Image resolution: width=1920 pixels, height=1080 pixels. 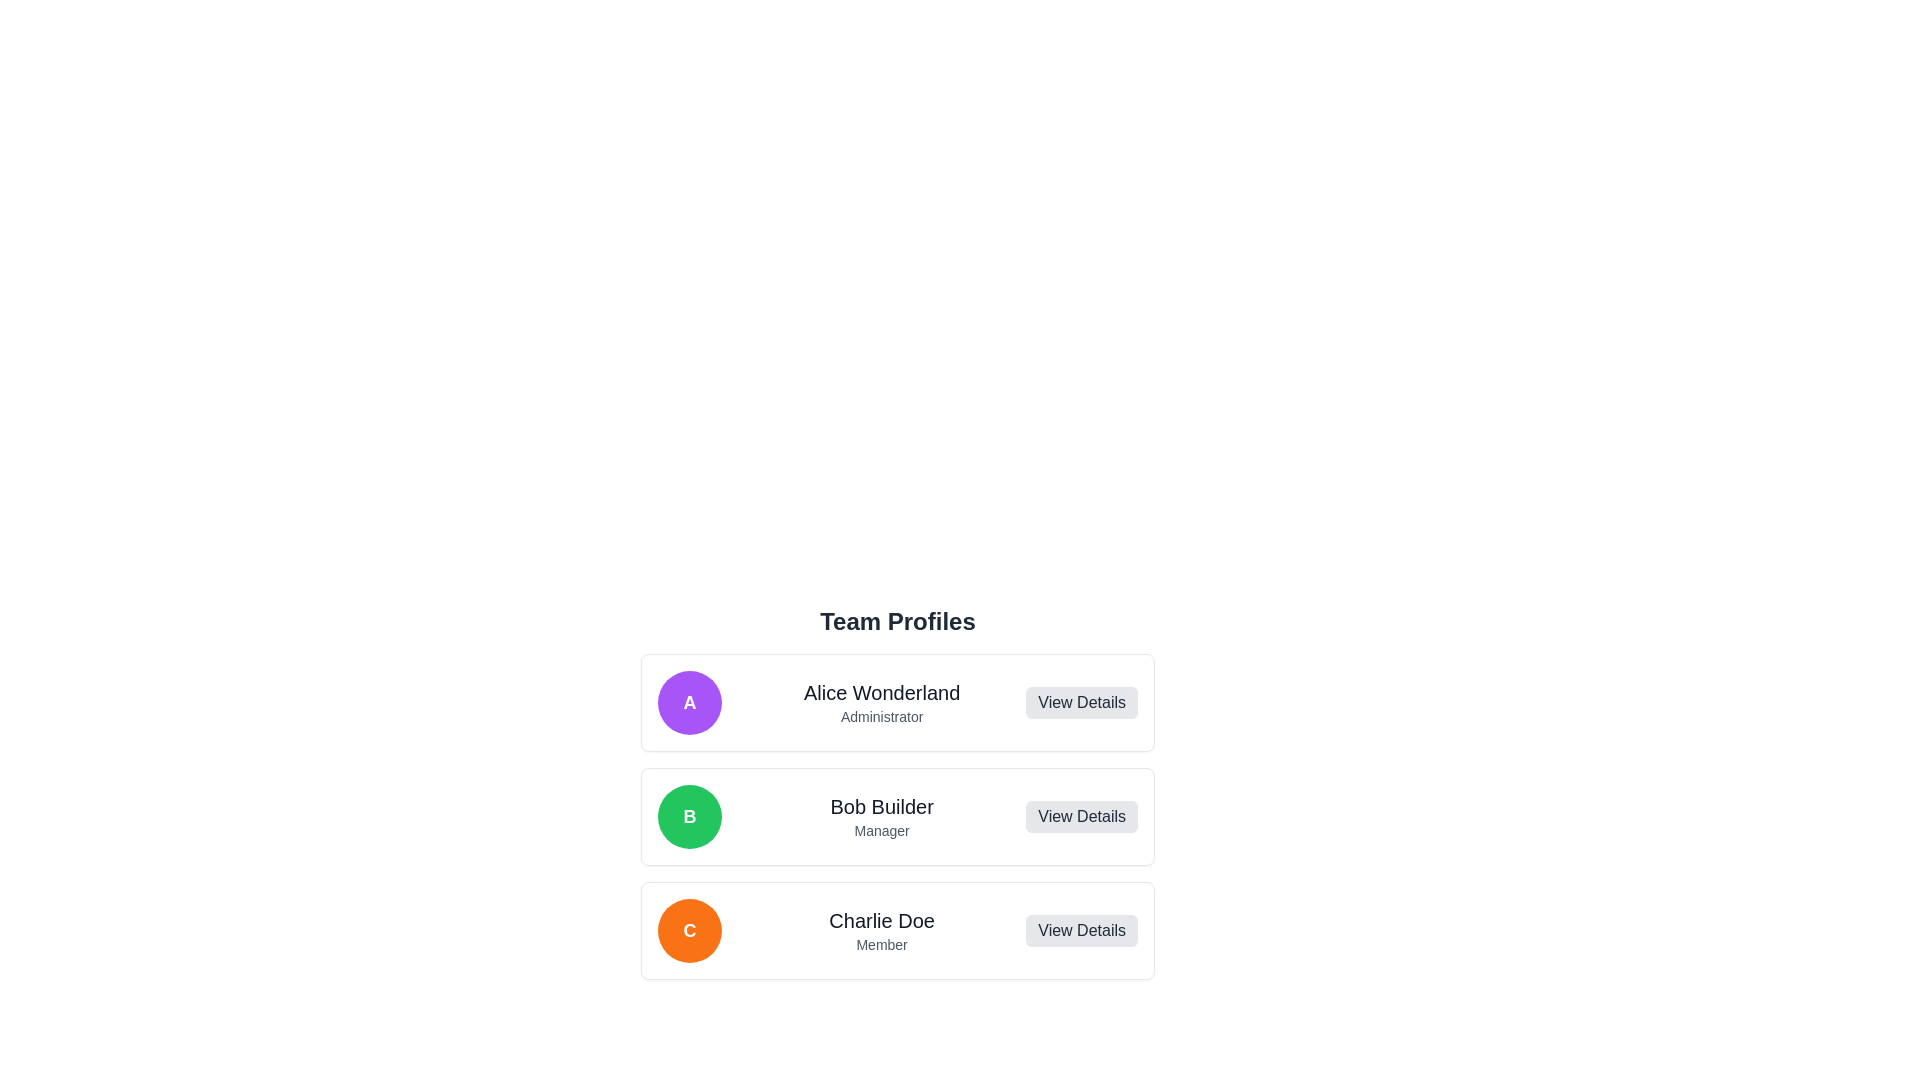 What do you see at coordinates (896, 817) in the screenshot?
I see `the Profile summary row for 'Bob Builder', which contains a green icon 'B', the name 'Bob Builder' in bold, the role 'Manager', and a 'View Details' button` at bounding box center [896, 817].